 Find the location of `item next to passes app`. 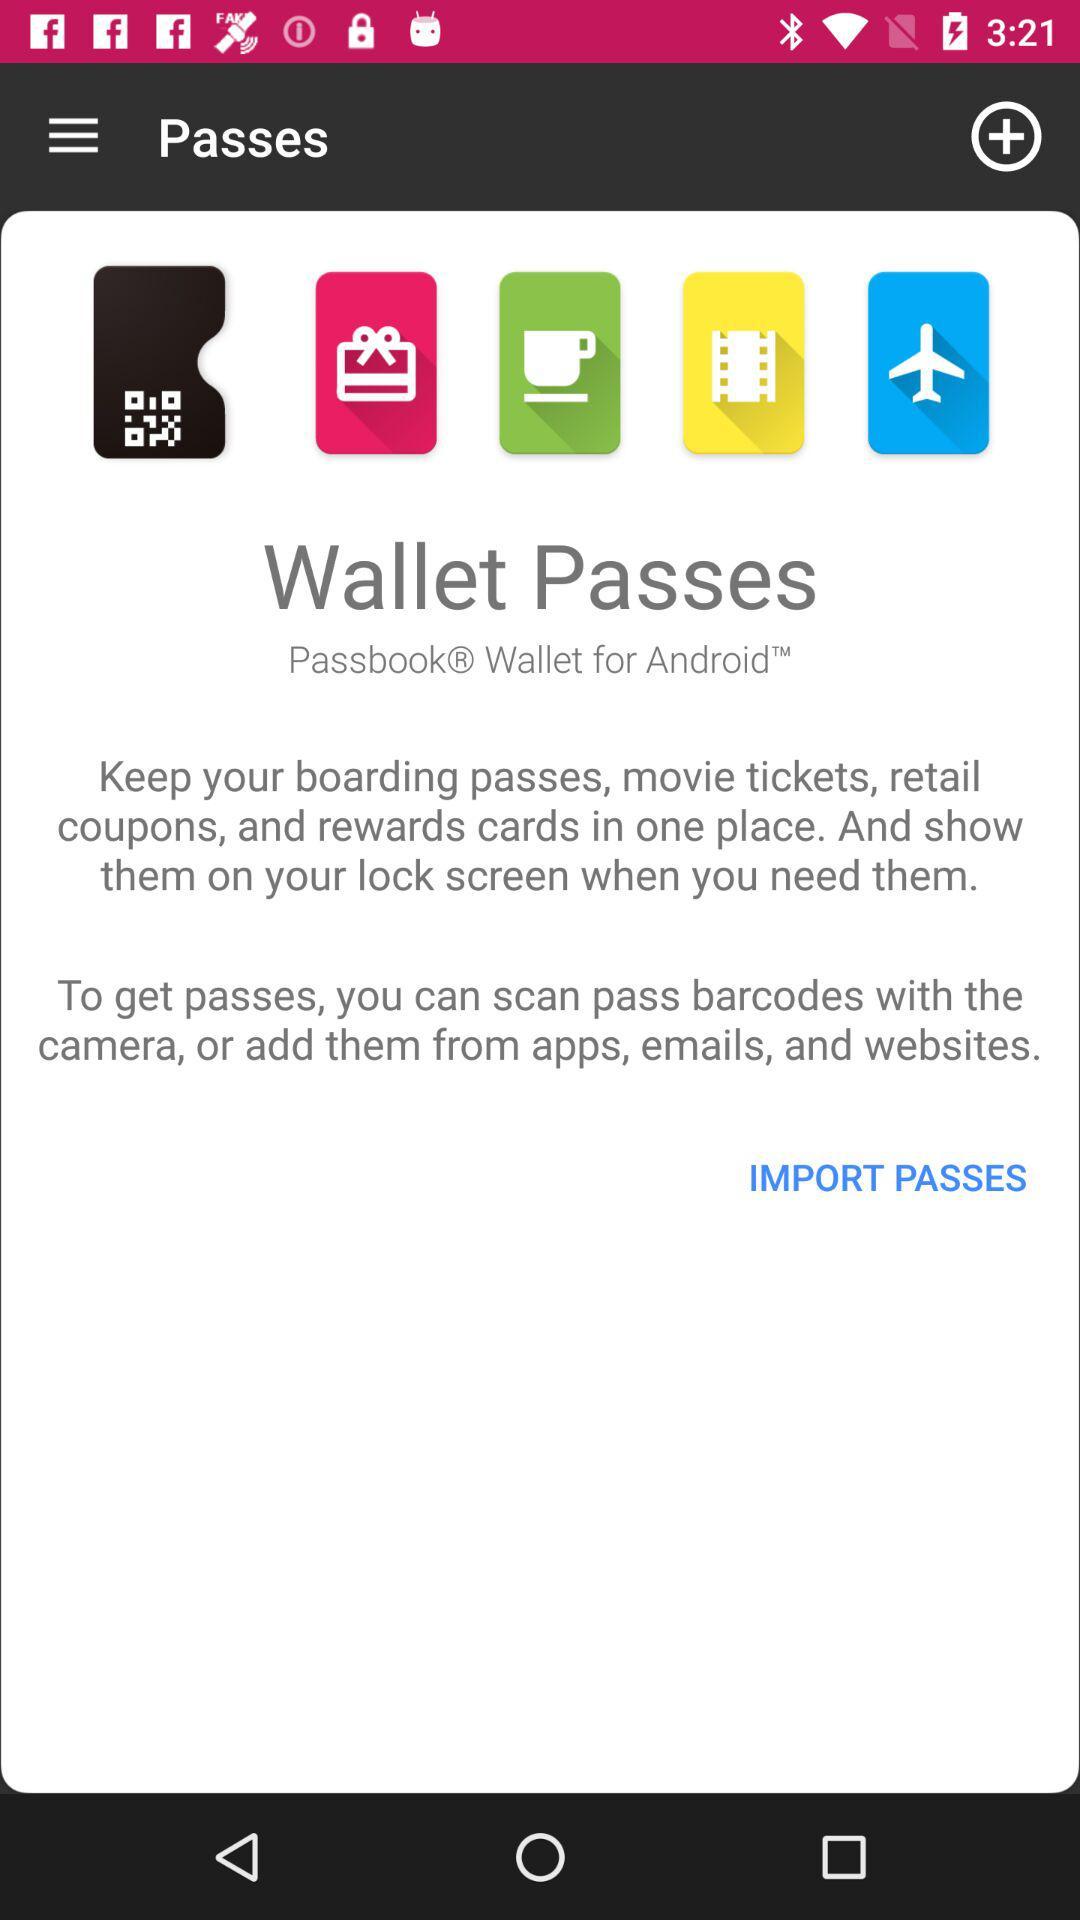

item next to passes app is located at coordinates (72, 135).